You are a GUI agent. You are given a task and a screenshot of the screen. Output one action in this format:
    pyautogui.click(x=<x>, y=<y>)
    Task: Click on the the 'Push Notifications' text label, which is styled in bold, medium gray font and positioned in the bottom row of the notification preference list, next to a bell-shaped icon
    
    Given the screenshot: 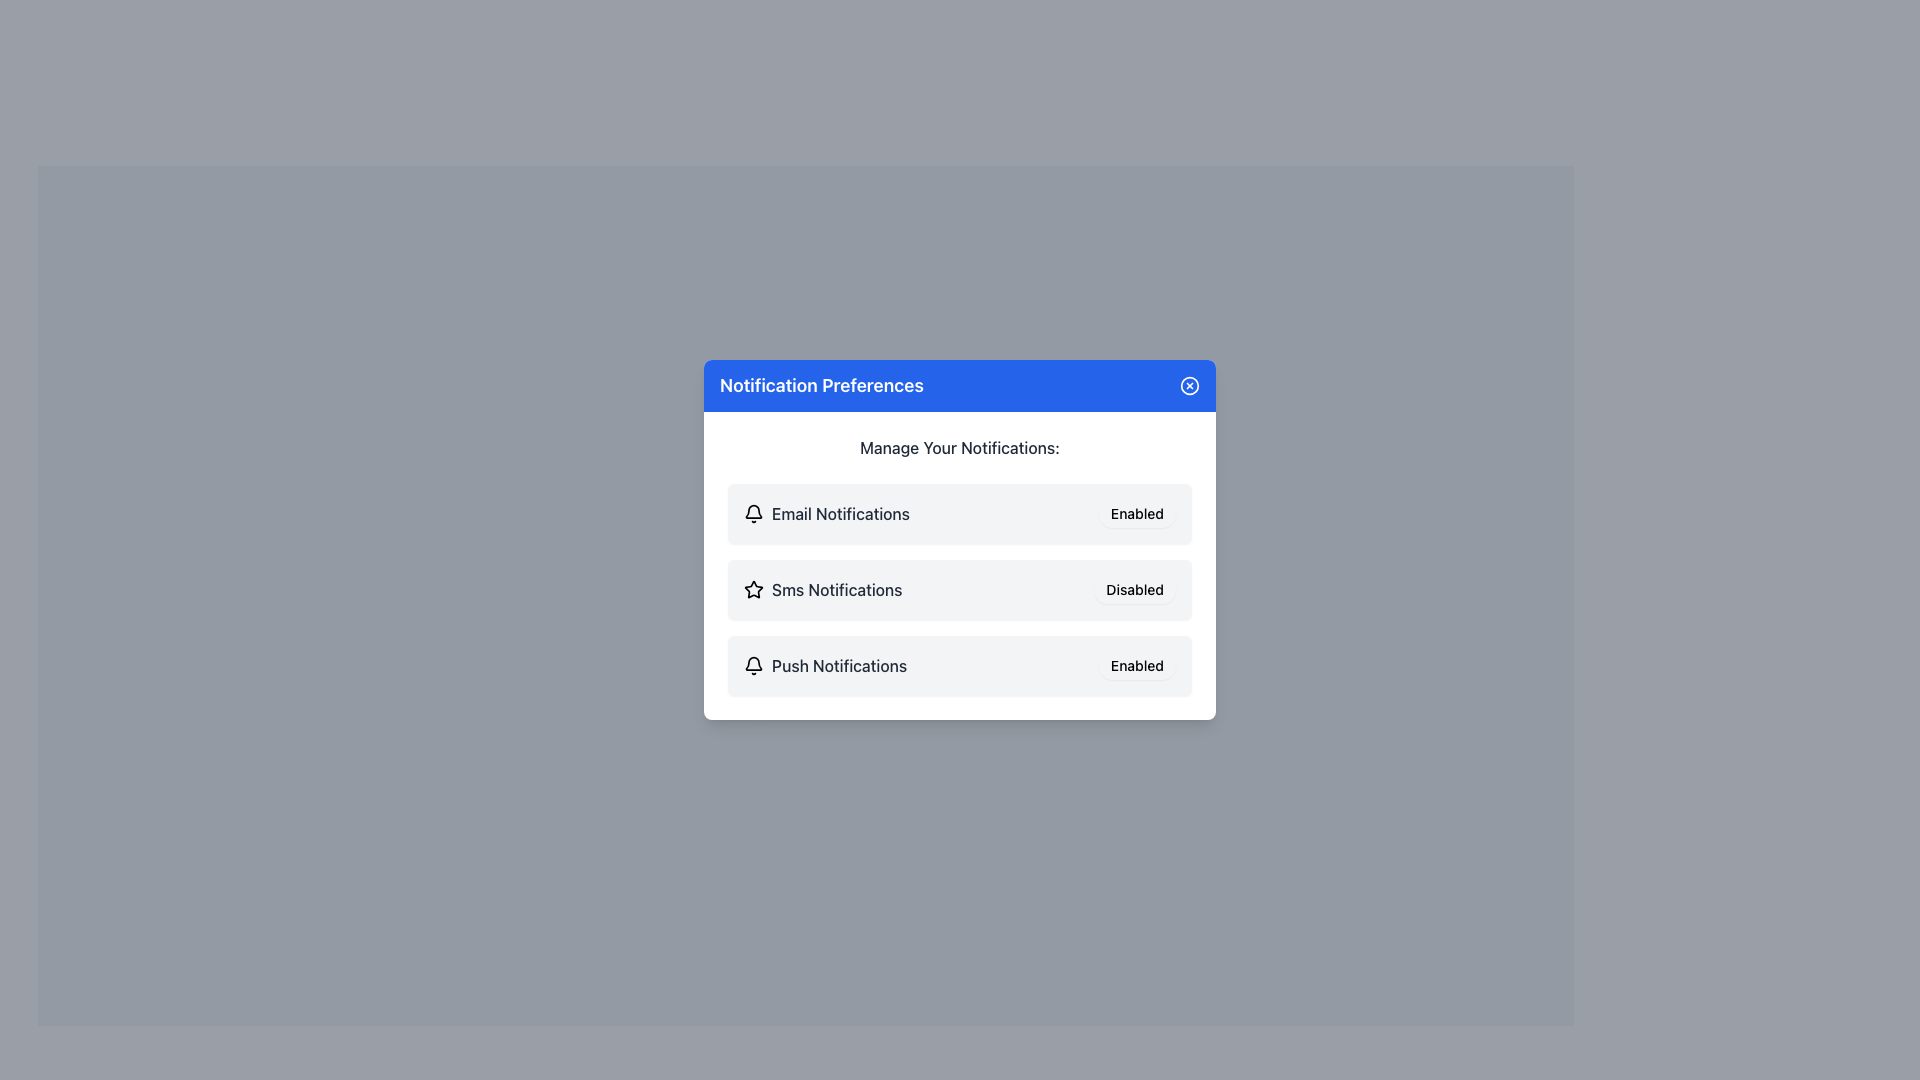 What is the action you would take?
    pyautogui.click(x=839, y=666)
    